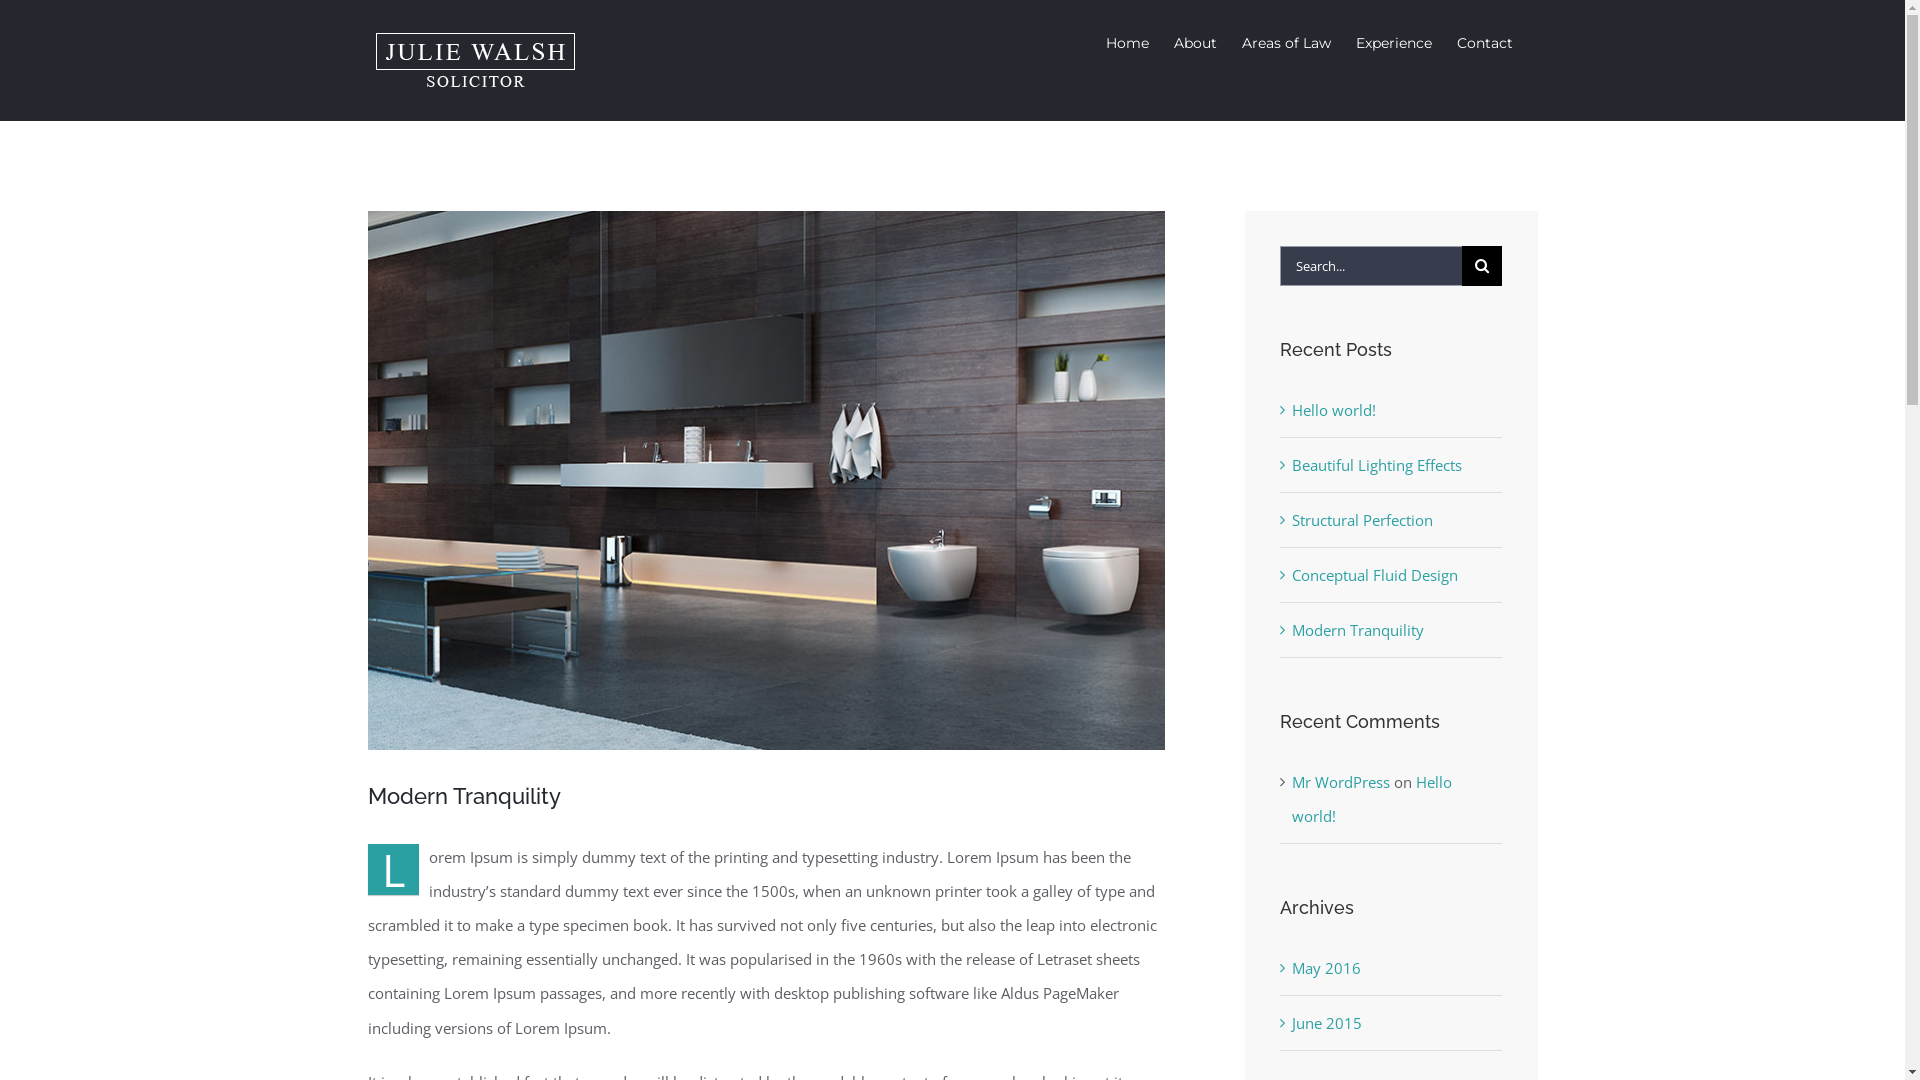  What do you see at coordinates (1127, 42) in the screenshot?
I see `'Home'` at bounding box center [1127, 42].